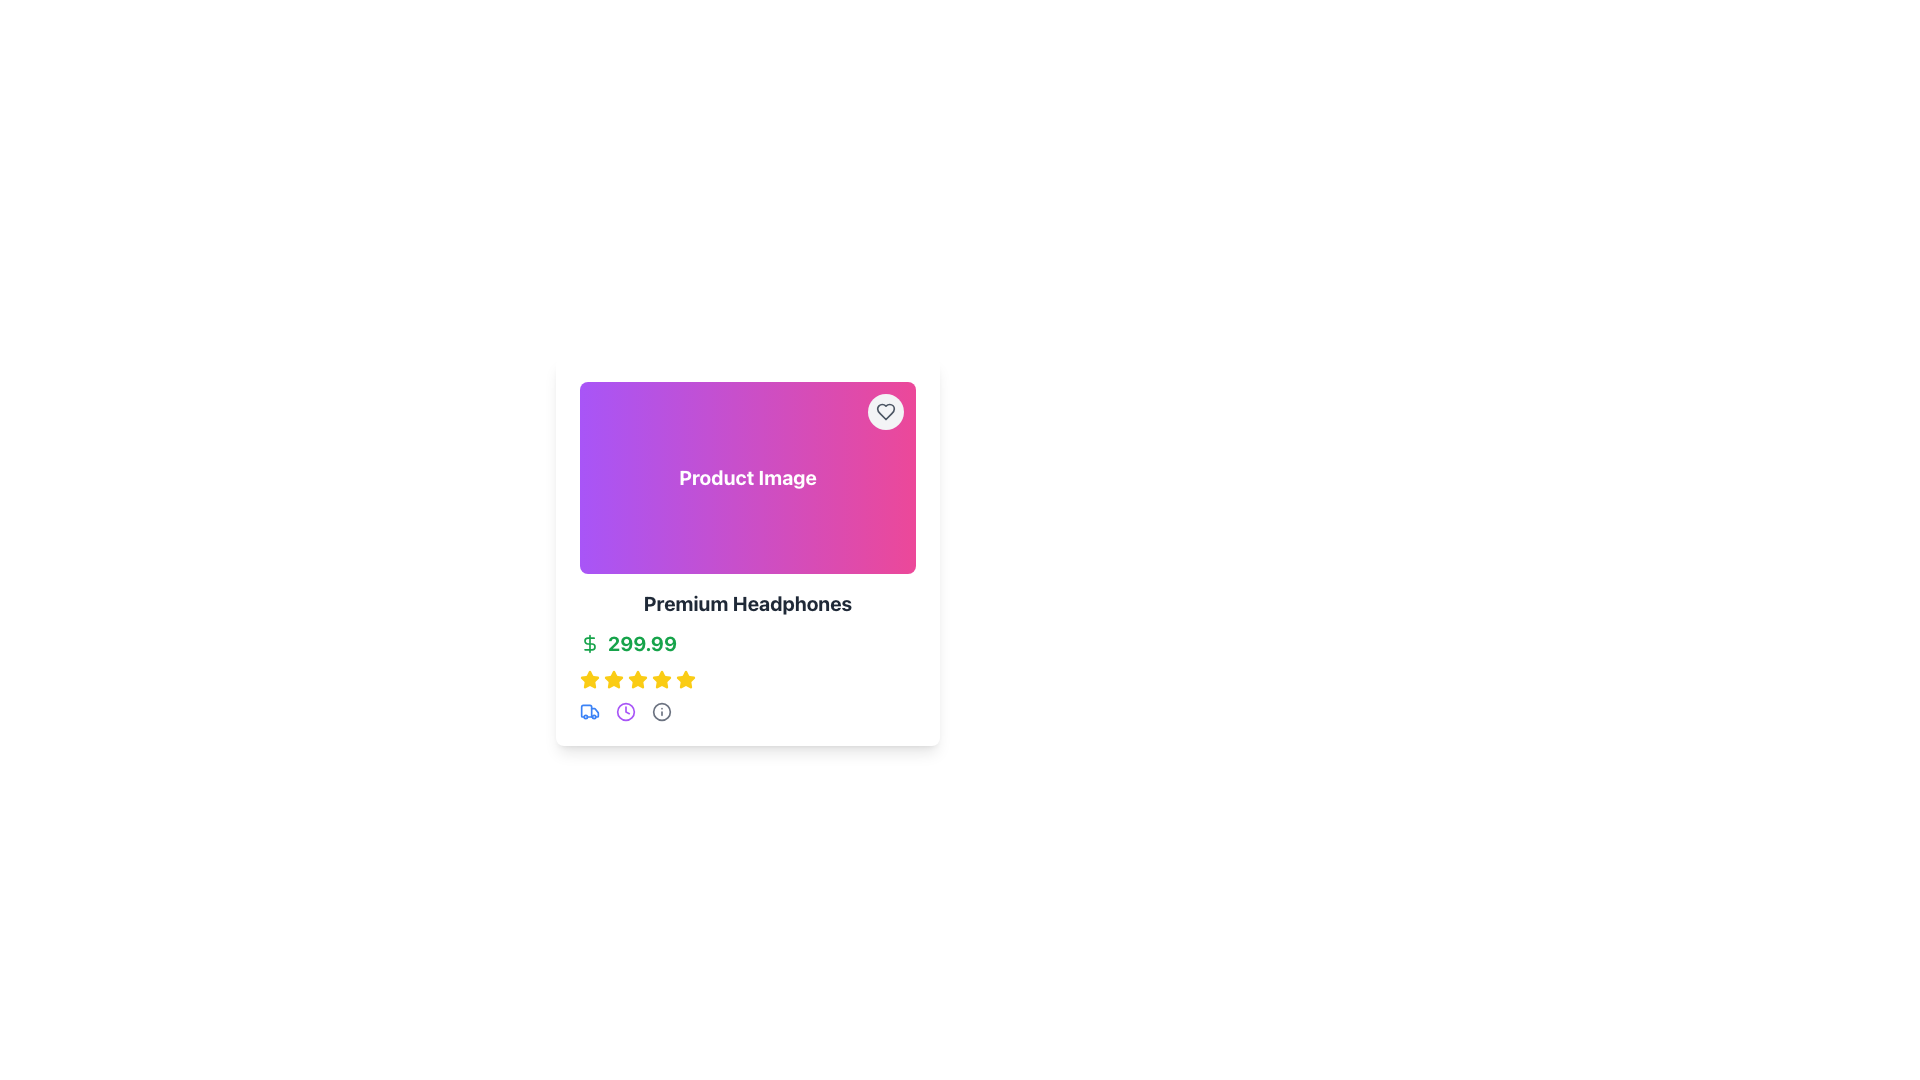 This screenshot has width=1920, height=1080. What do you see at coordinates (613, 678) in the screenshot?
I see `the third star icon in the rating system, which is visually represented as a star and located below the product details` at bounding box center [613, 678].